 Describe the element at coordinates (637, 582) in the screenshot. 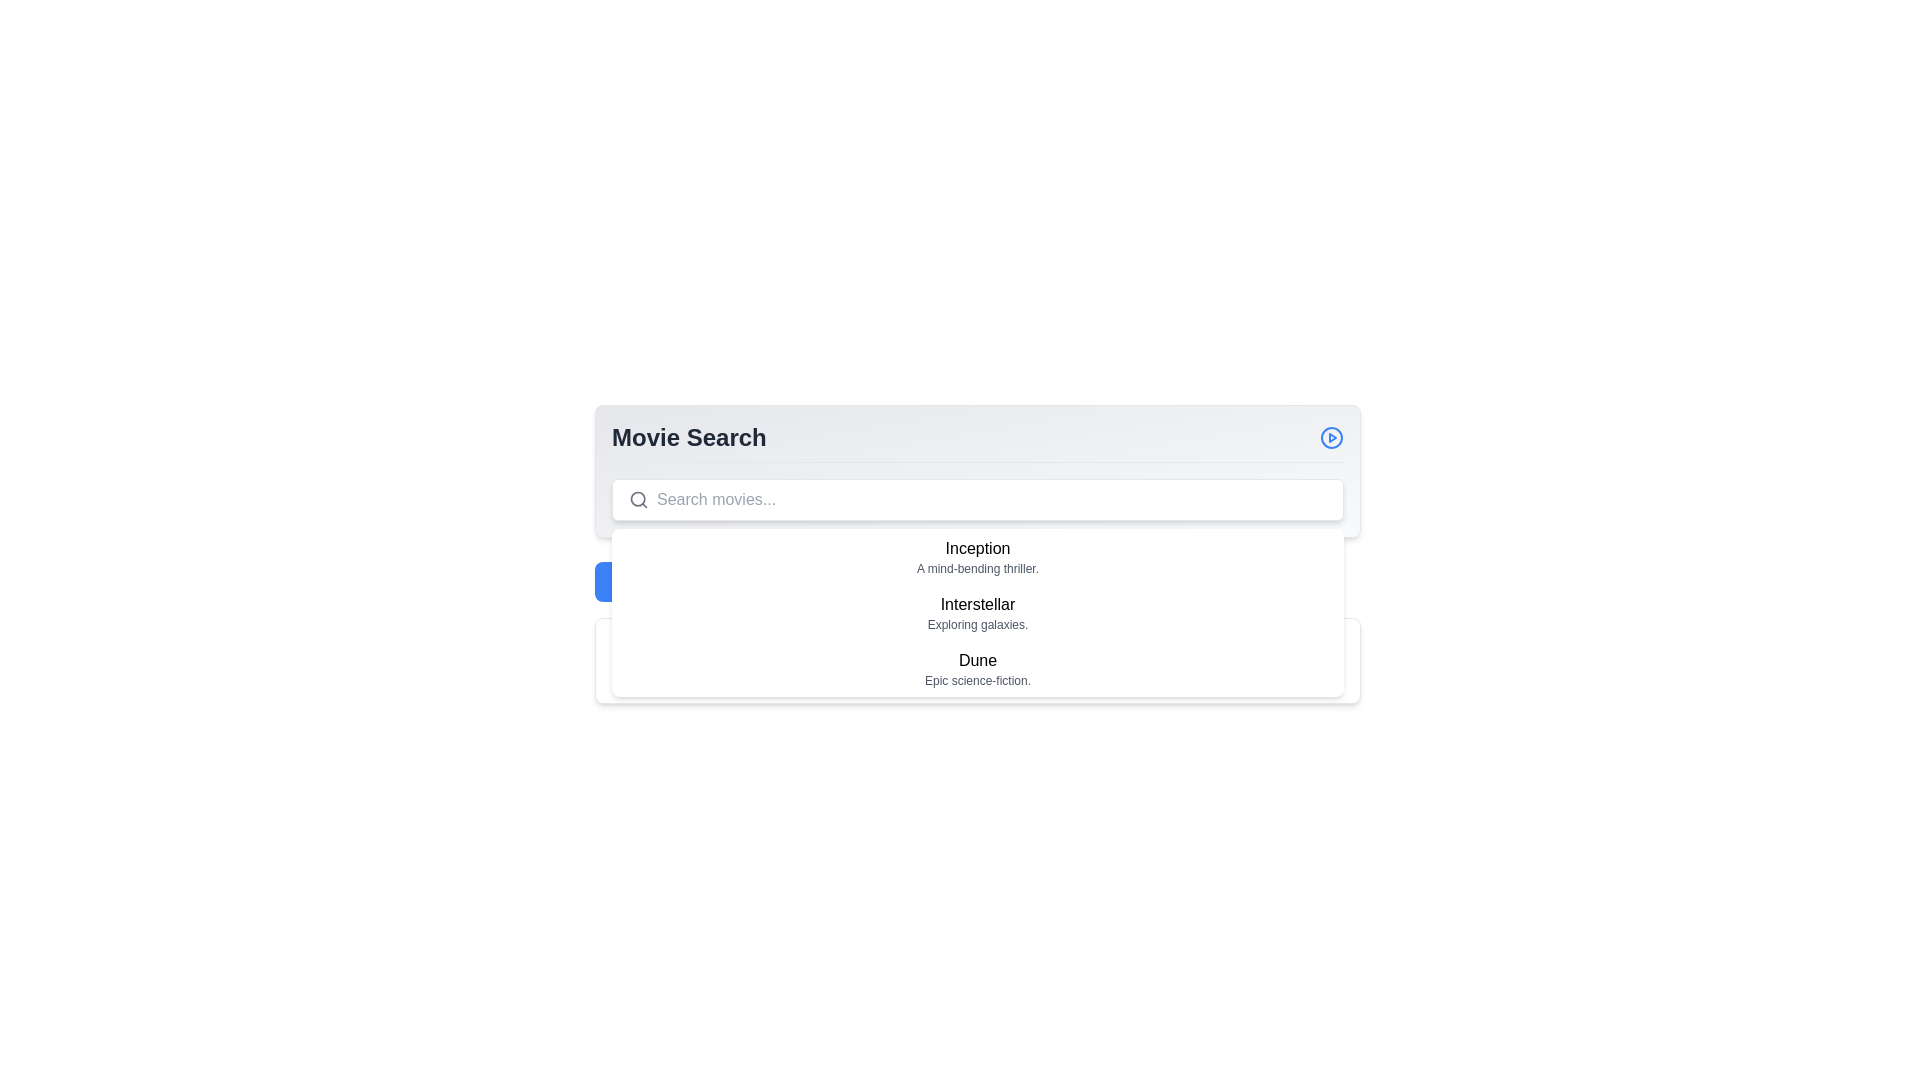

I see `the 'Popular' button, which is the leftmost button in a horizontal set of buttons for categorizing items` at that location.